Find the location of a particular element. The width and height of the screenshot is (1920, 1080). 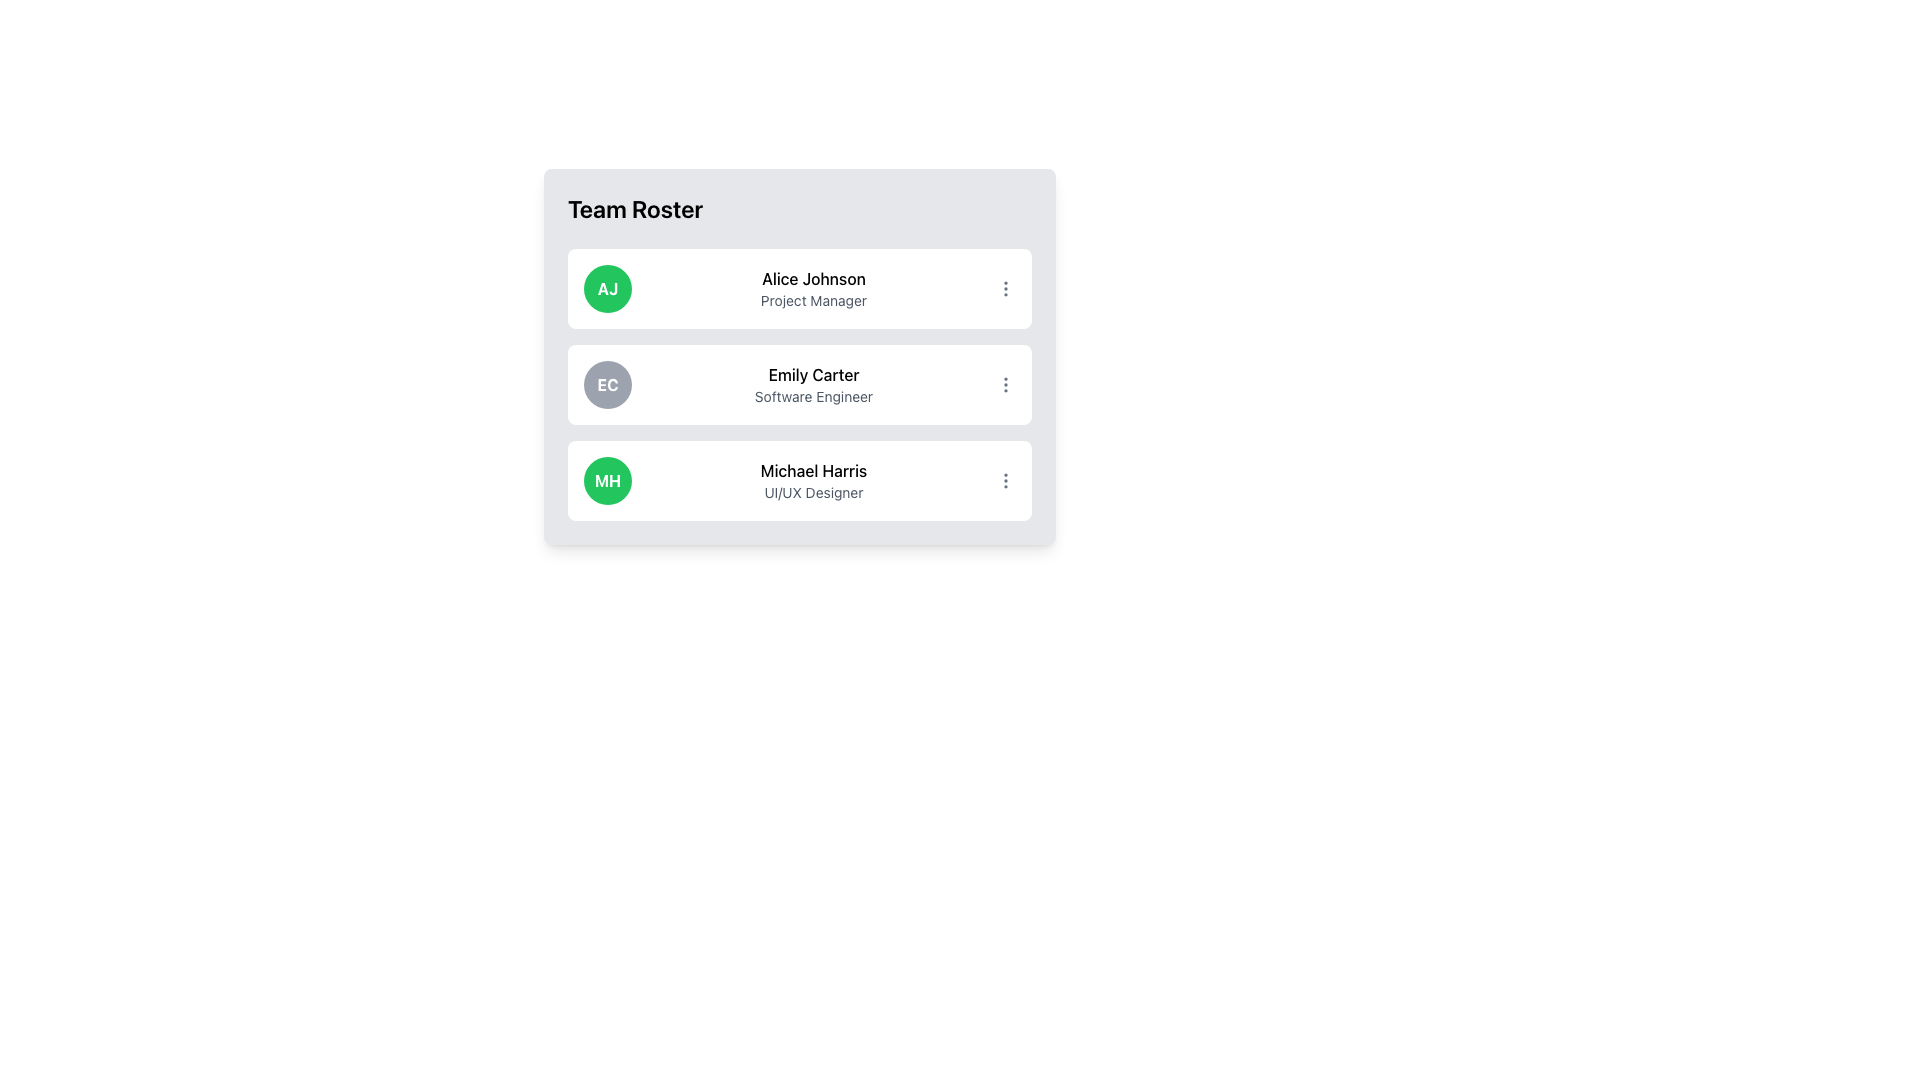

the Avatar or User Badge for 'Michael Harris', which is a circular graphic with a green background and bold white initials 'MH', located as the leftmost item in the third row of a user profile list is located at coordinates (607, 481).